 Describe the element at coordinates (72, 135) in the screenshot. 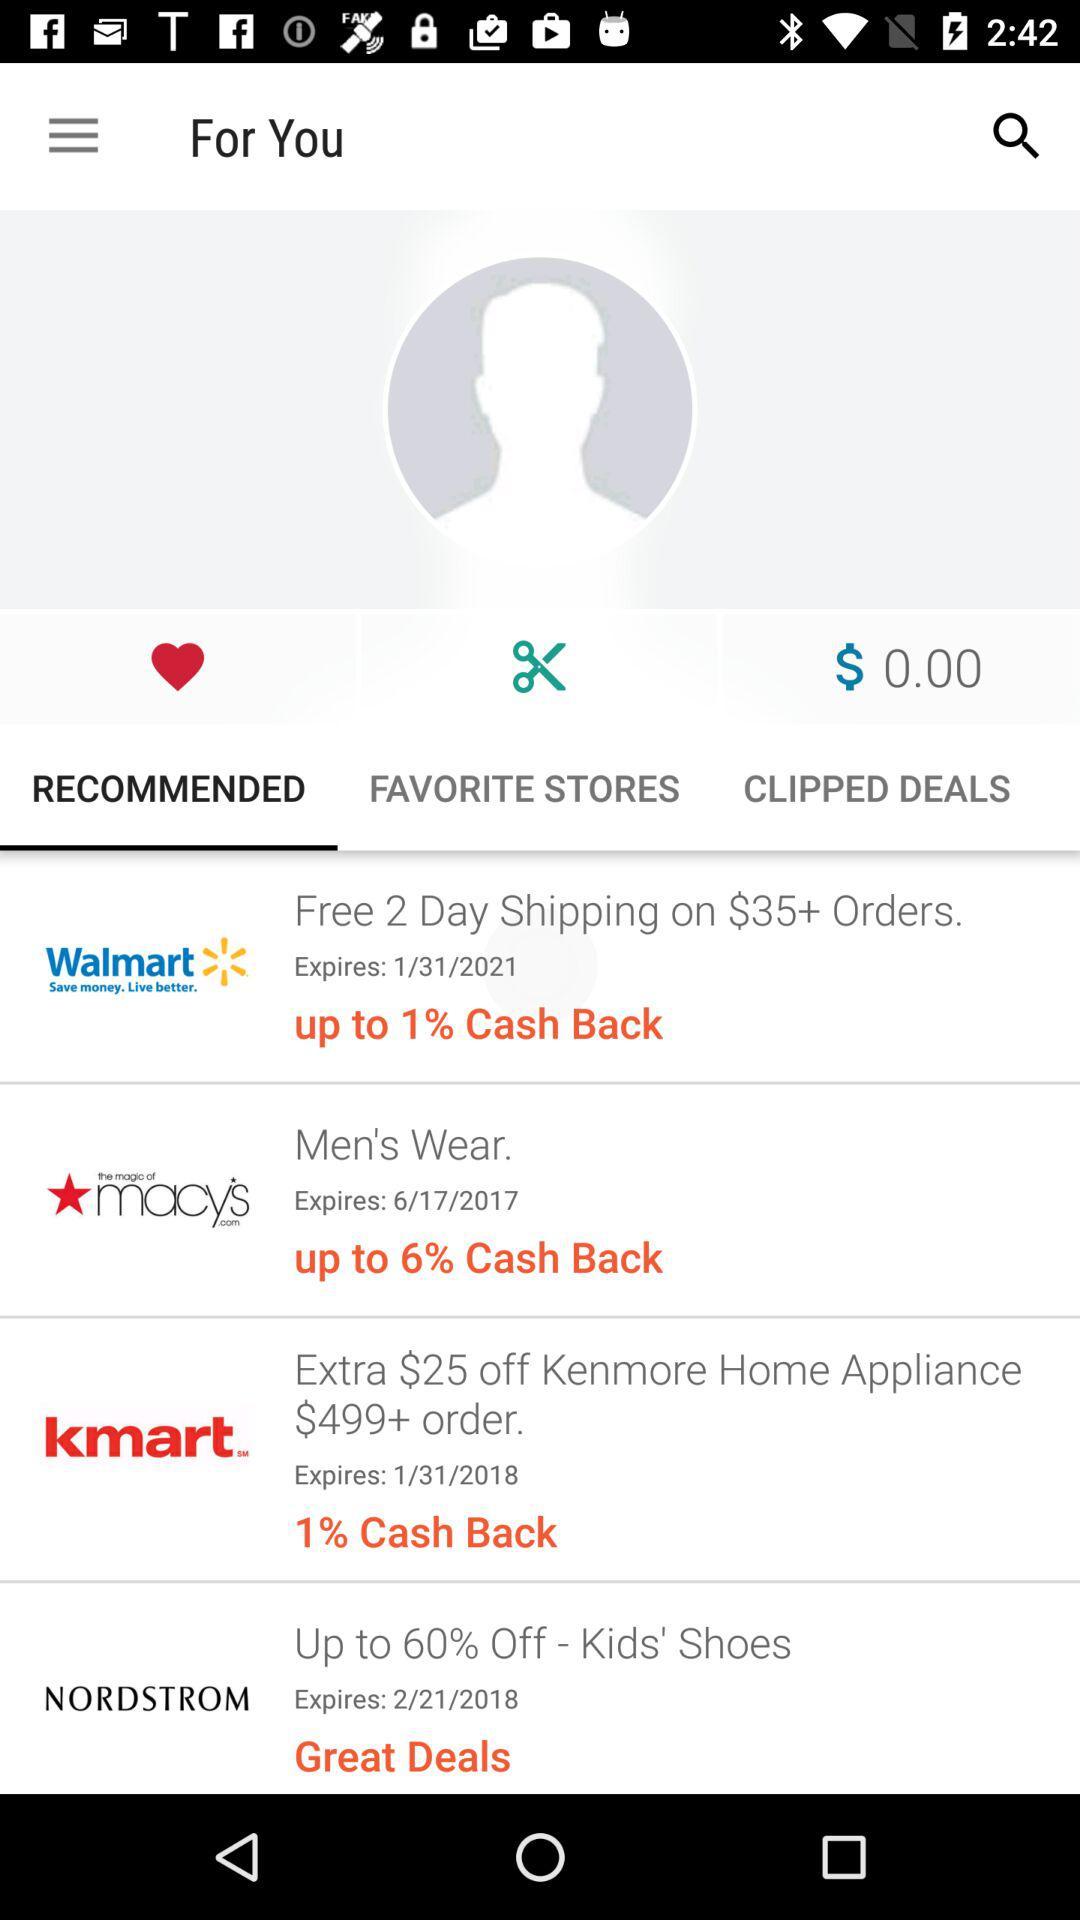

I see `the item to the left of for you` at that location.